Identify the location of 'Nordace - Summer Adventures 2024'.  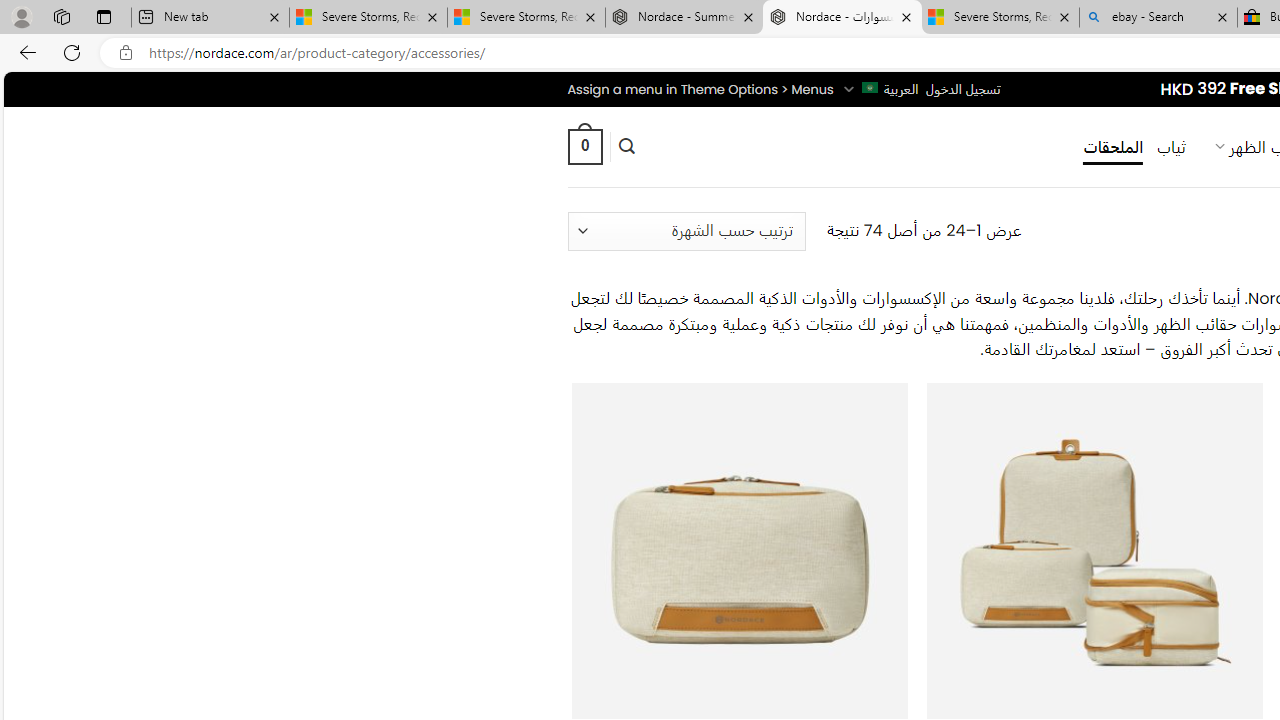
(684, 17).